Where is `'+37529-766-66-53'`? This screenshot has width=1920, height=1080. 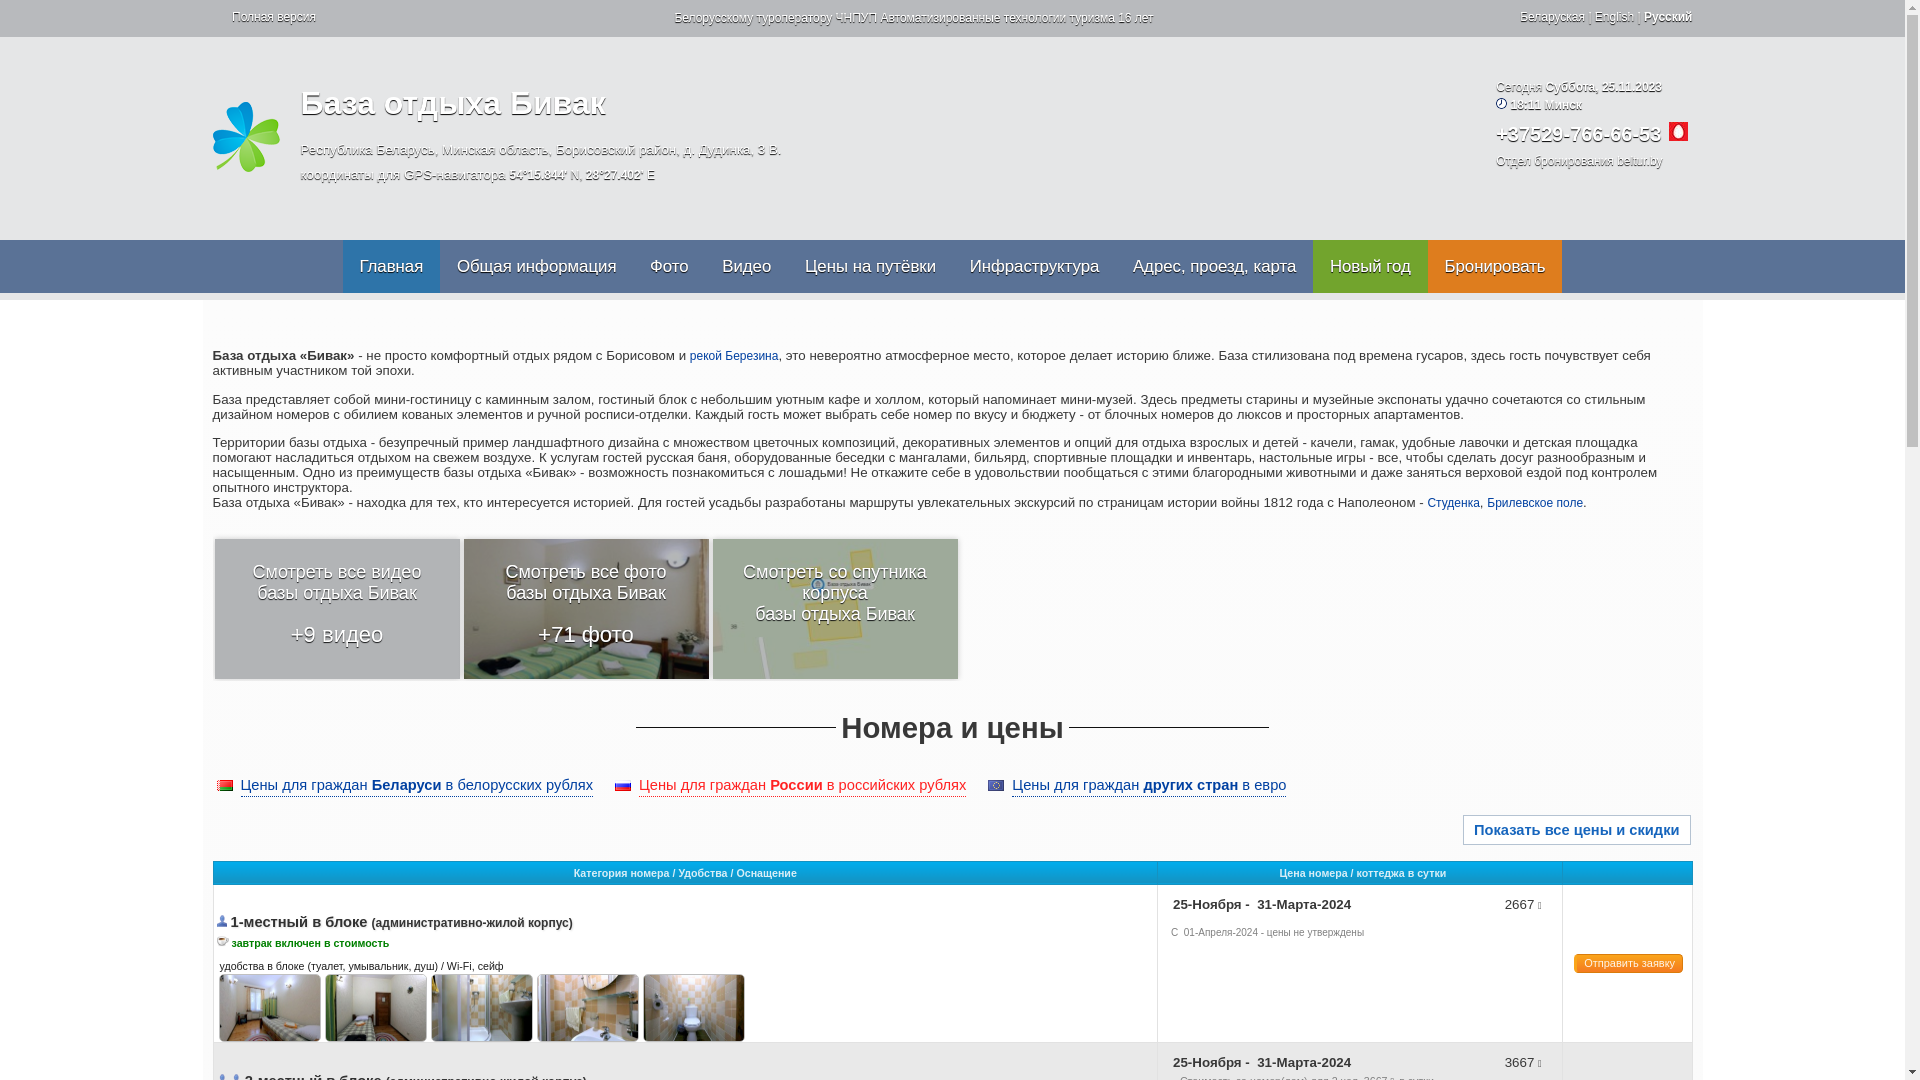 '+37529-766-66-53' is located at coordinates (1577, 134).